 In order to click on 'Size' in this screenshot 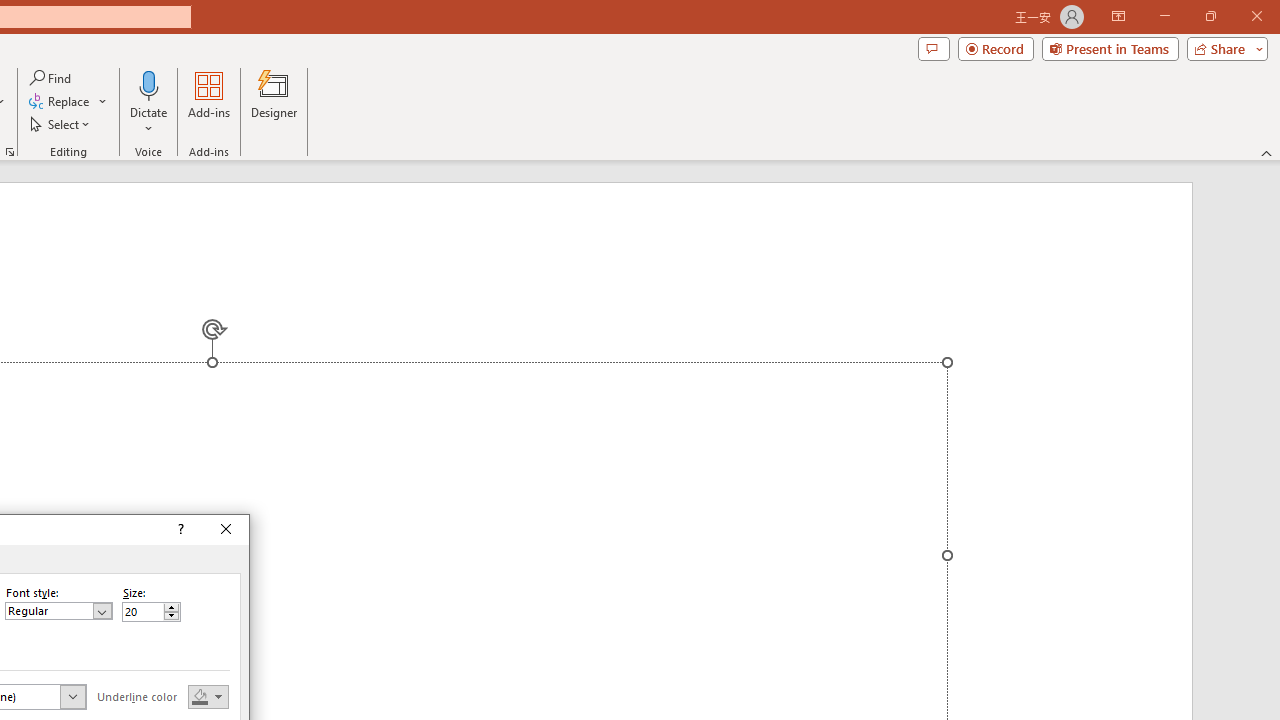, I will do `click(141, 611)`.